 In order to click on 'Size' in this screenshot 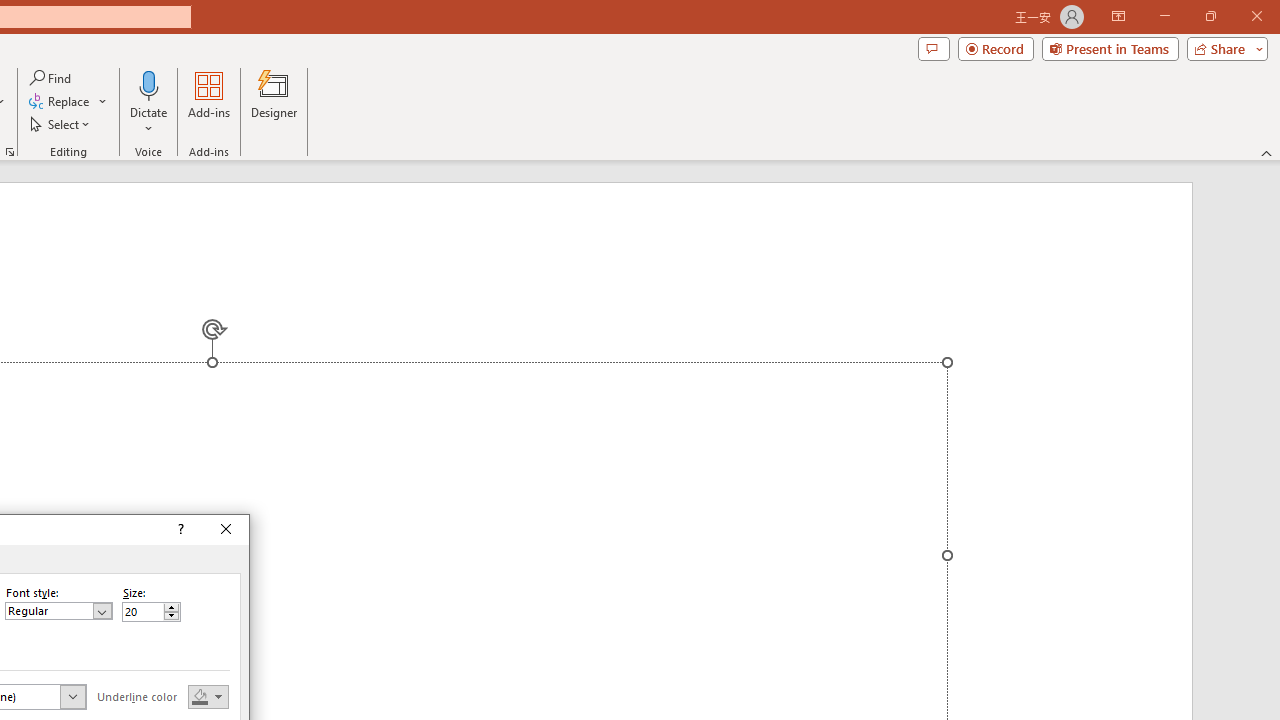, I will do `click(141, 611)`.